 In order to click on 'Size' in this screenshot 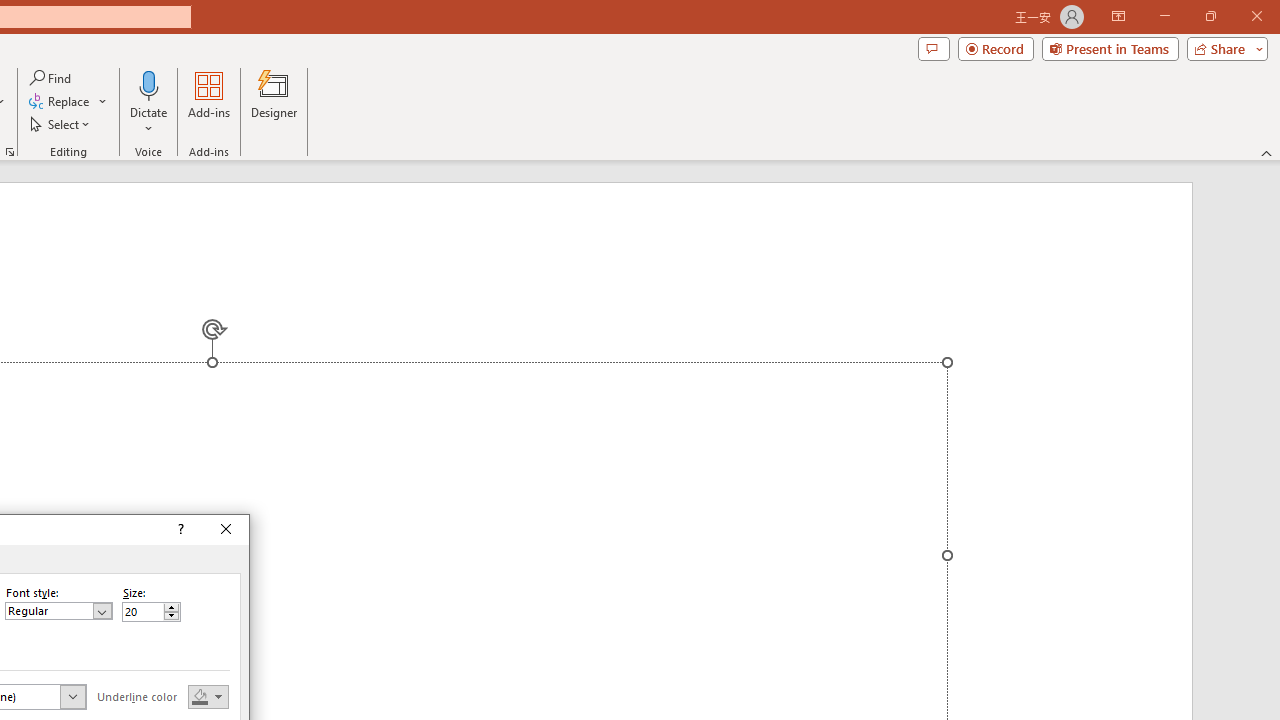, I will do `click(141, 611)`.